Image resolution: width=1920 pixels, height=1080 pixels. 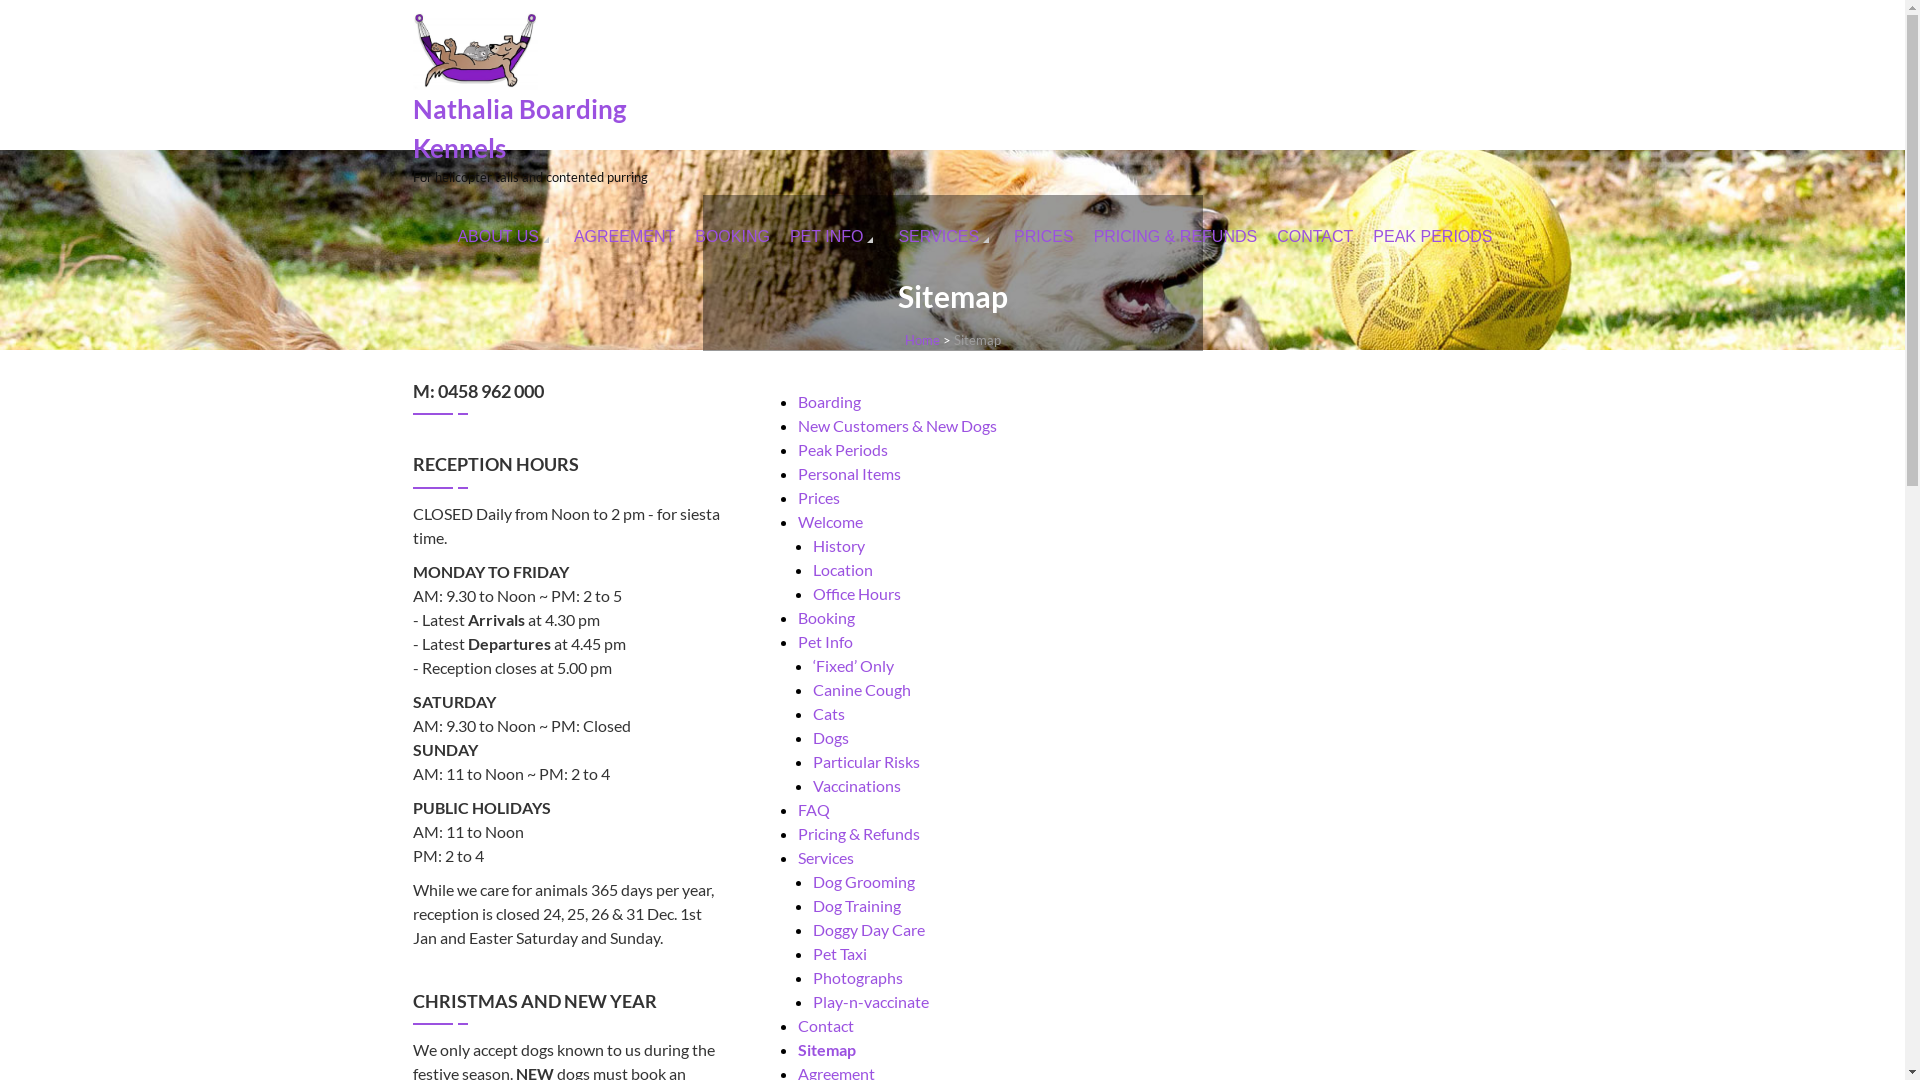 I want to click on 'Play-n-vaccinate', so click(x=870, y=1001).